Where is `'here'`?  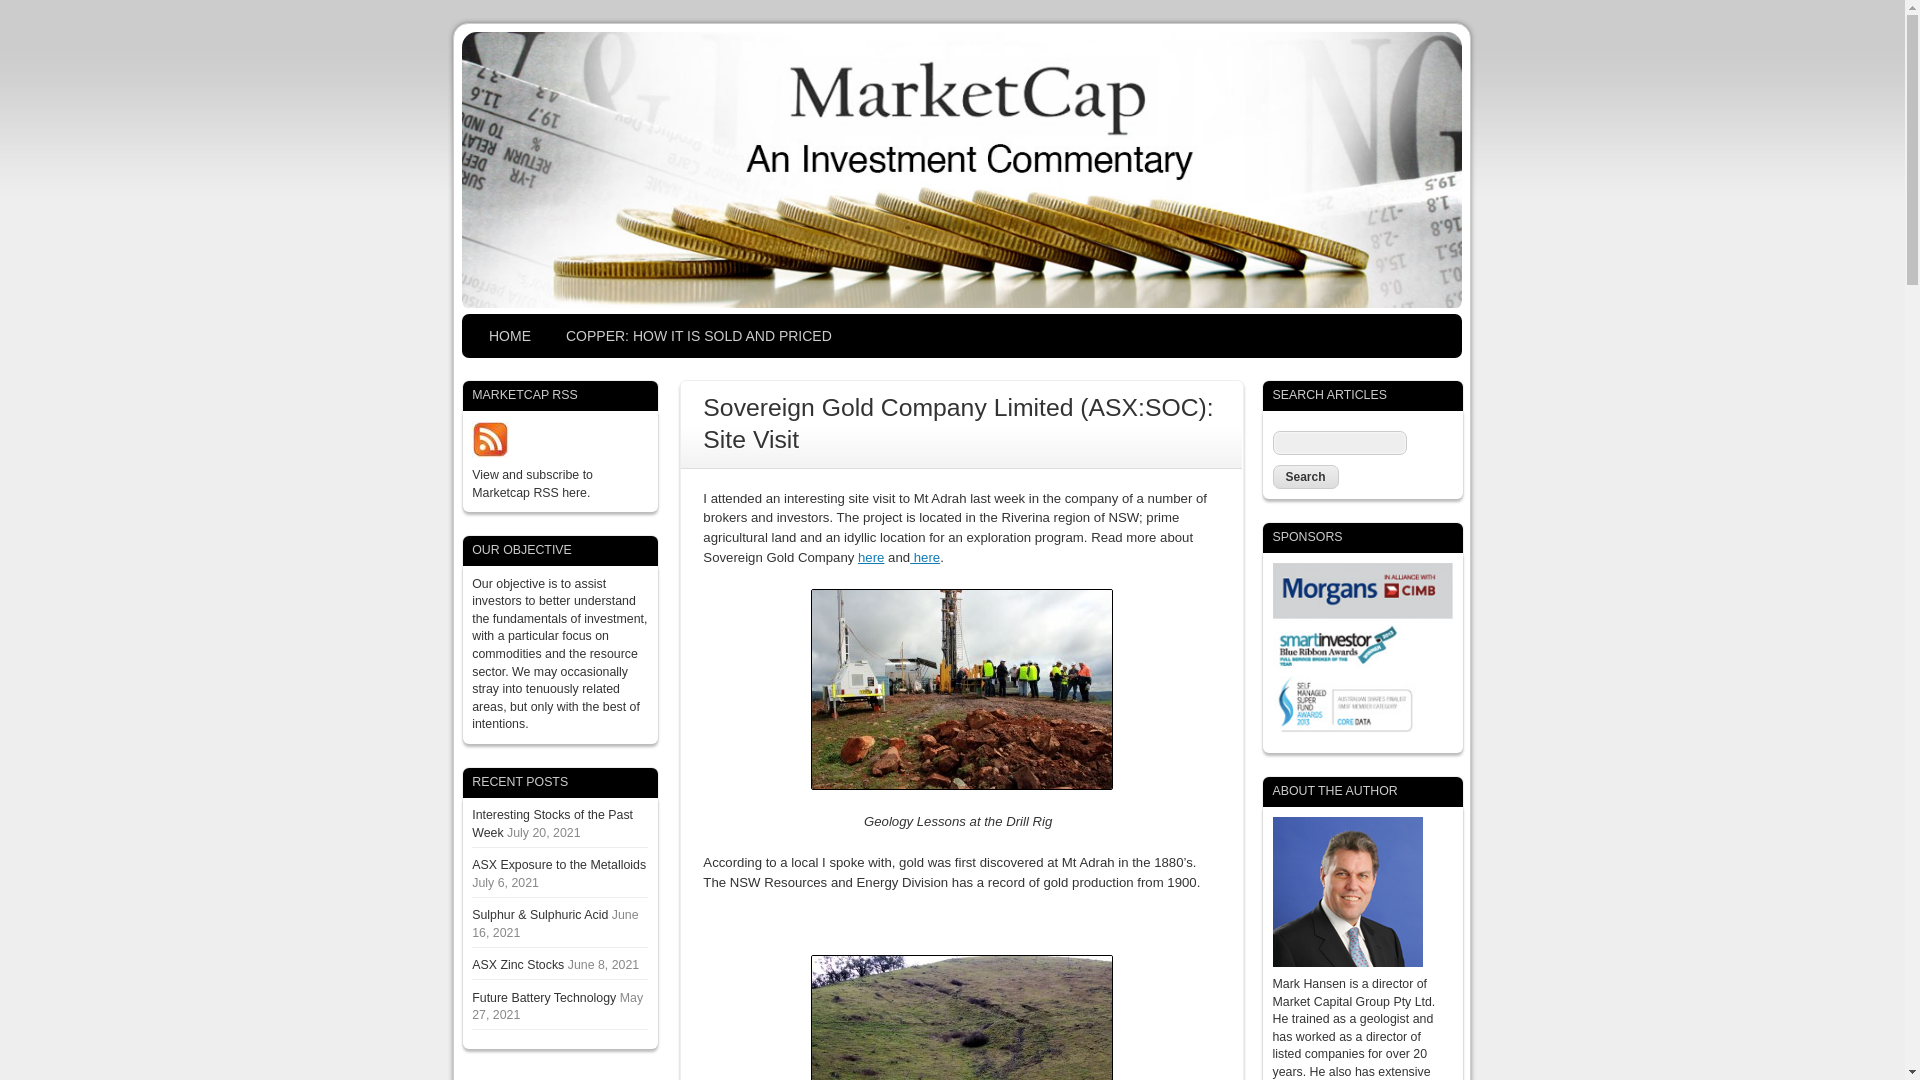 'here' is located at coordinates (870, 557).